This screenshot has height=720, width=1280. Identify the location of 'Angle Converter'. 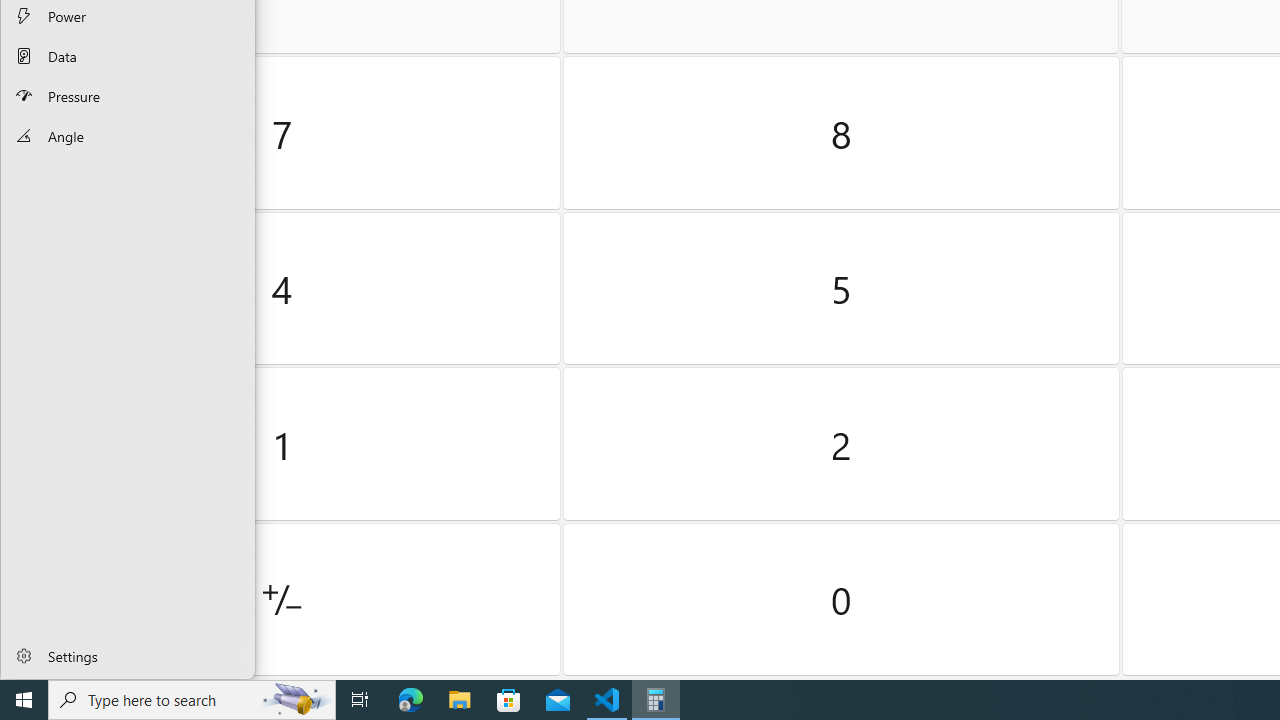
(127, 135).